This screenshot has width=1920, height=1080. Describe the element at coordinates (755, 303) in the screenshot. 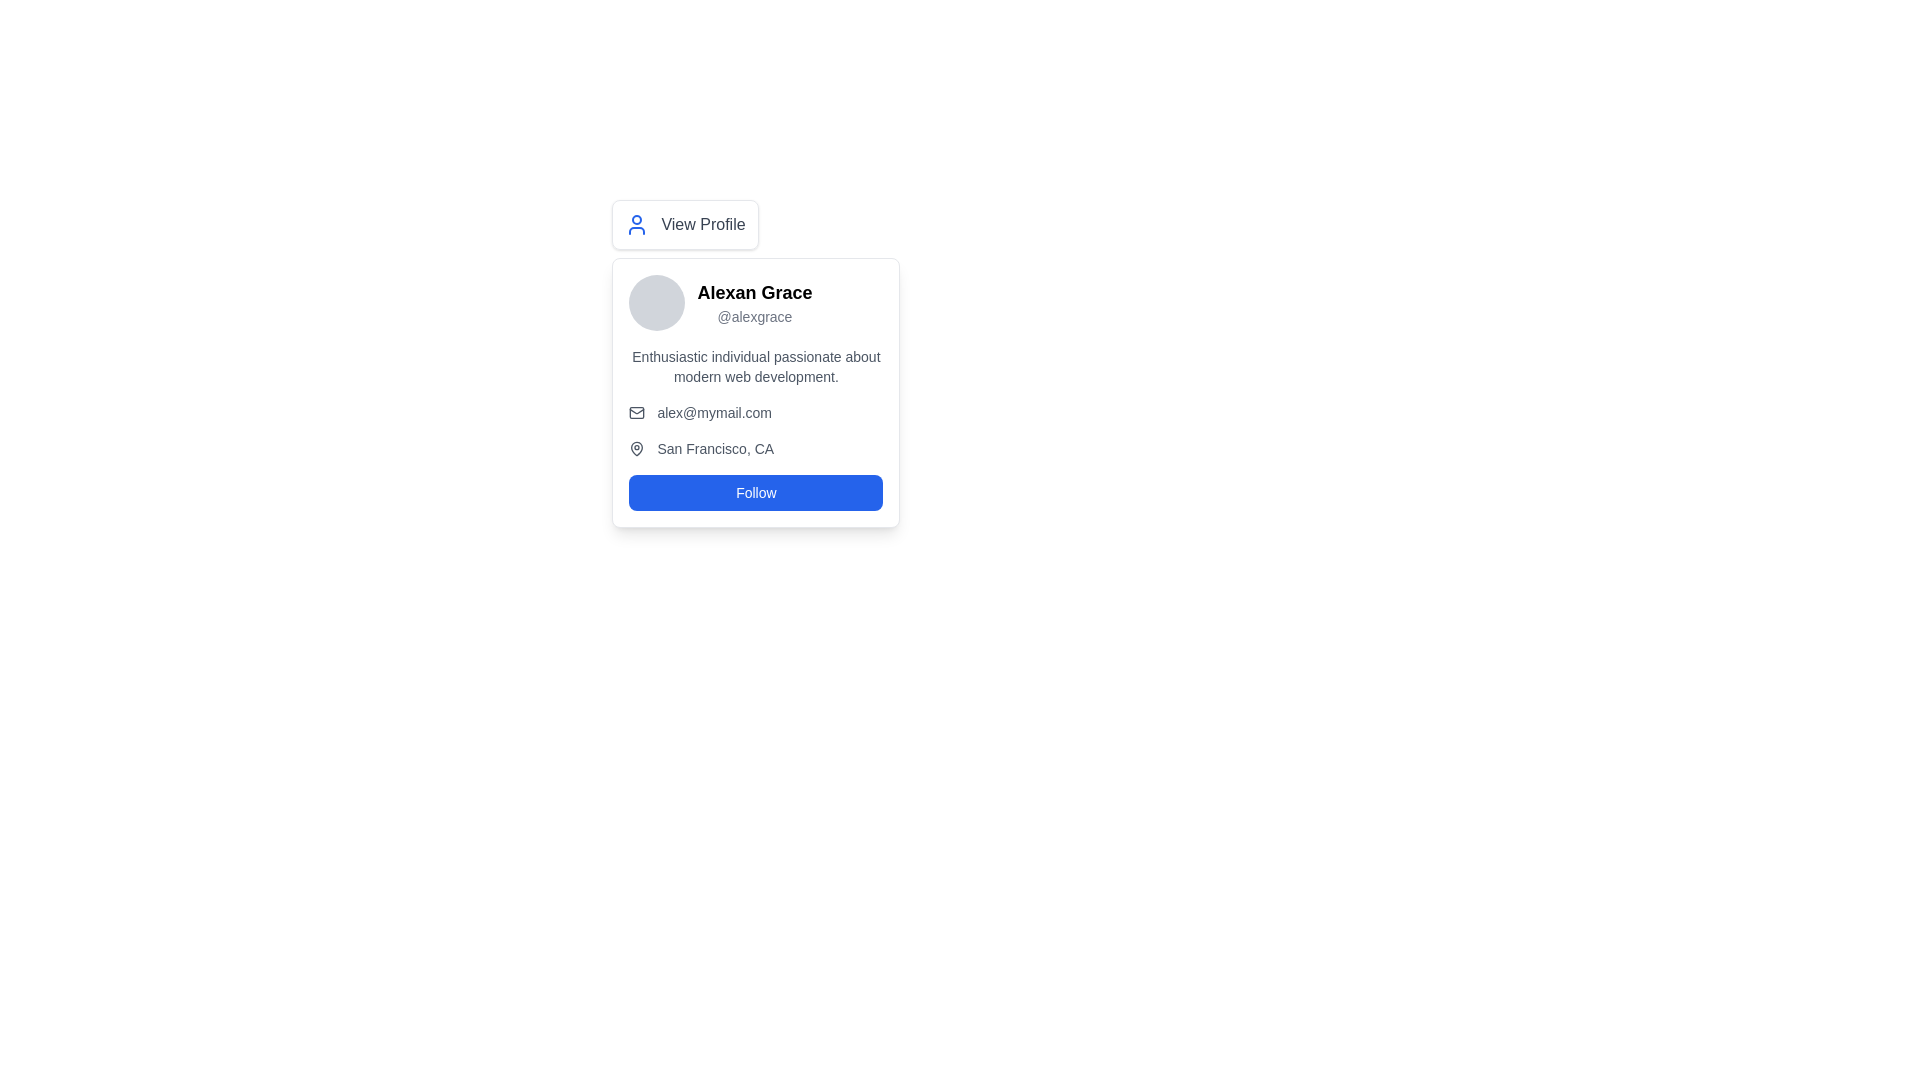

I see `the Profile display section at the top of the dialog box` at that location.